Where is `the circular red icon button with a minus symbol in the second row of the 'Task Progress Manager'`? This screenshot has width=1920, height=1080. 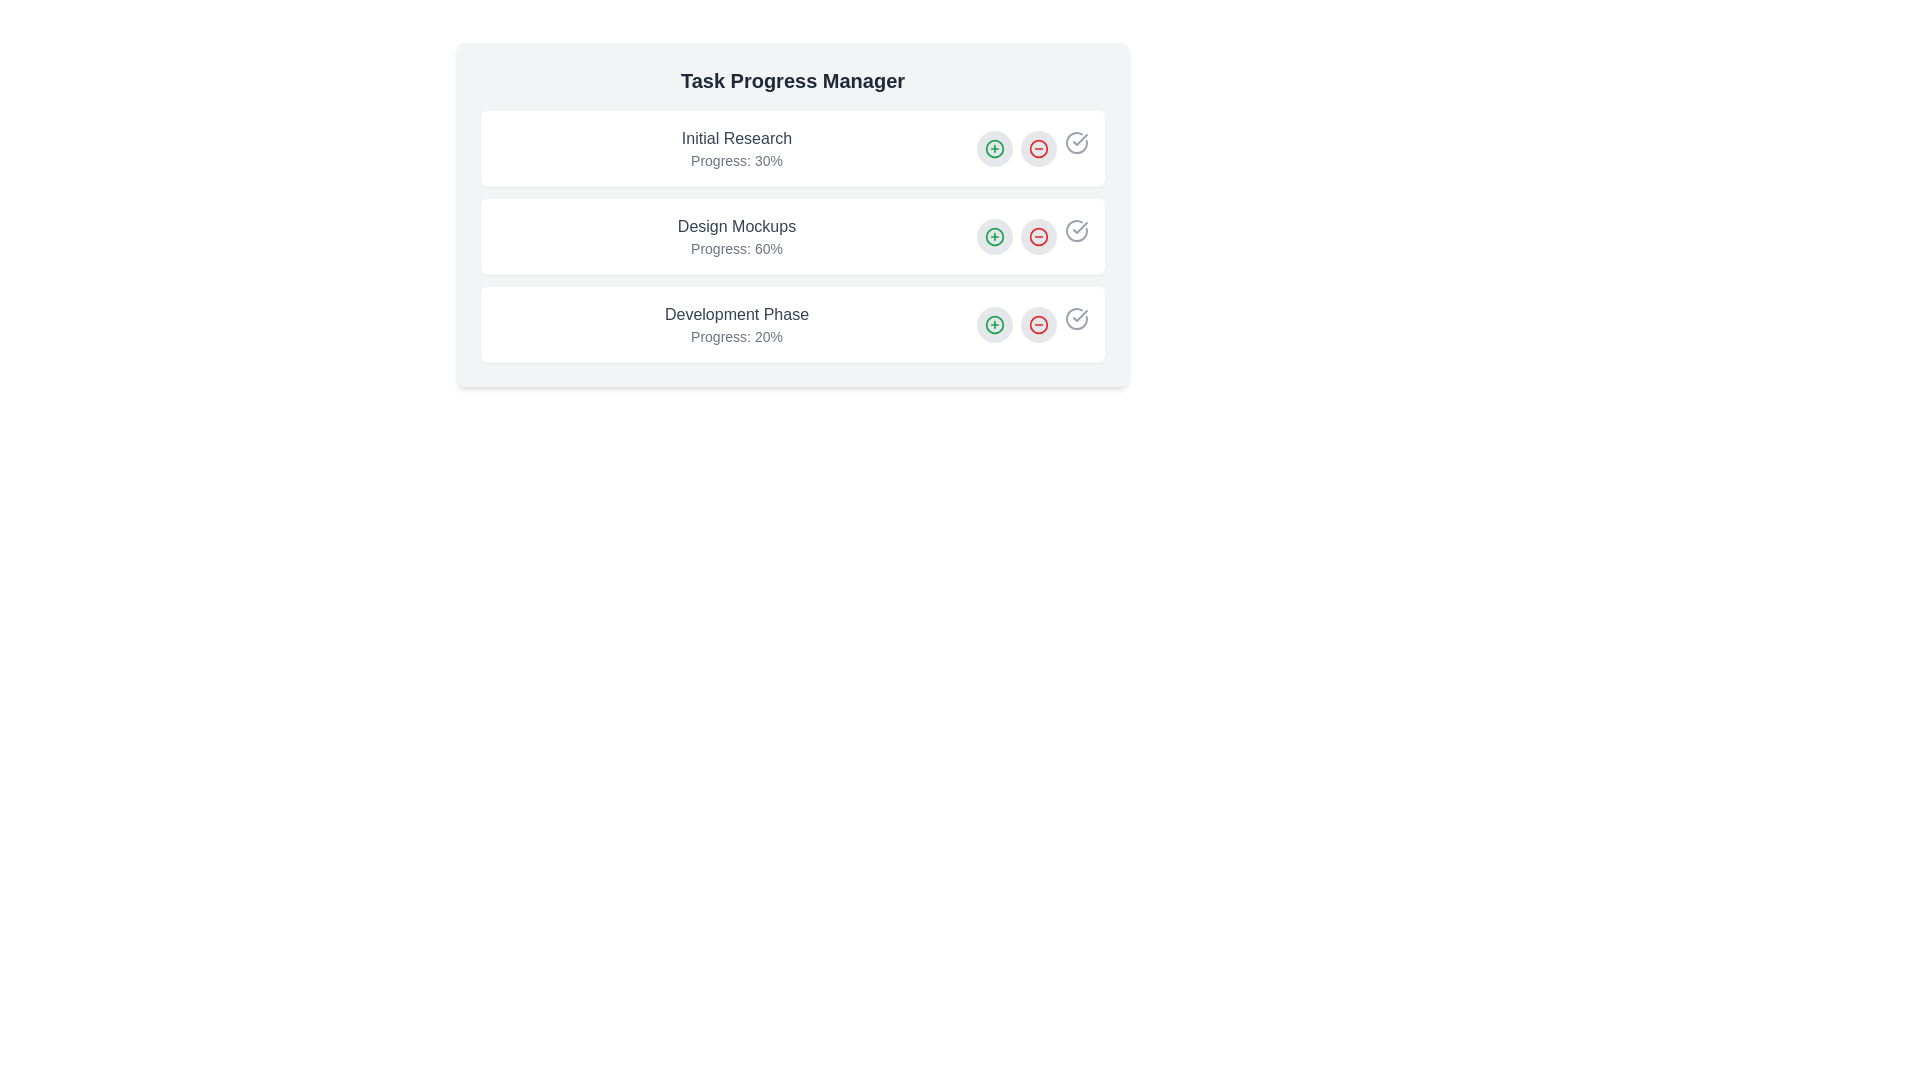 the circular red icon button with a minus symbol in the second row of the 'Task Progress Manager' is located at coordinates (1038, 235).